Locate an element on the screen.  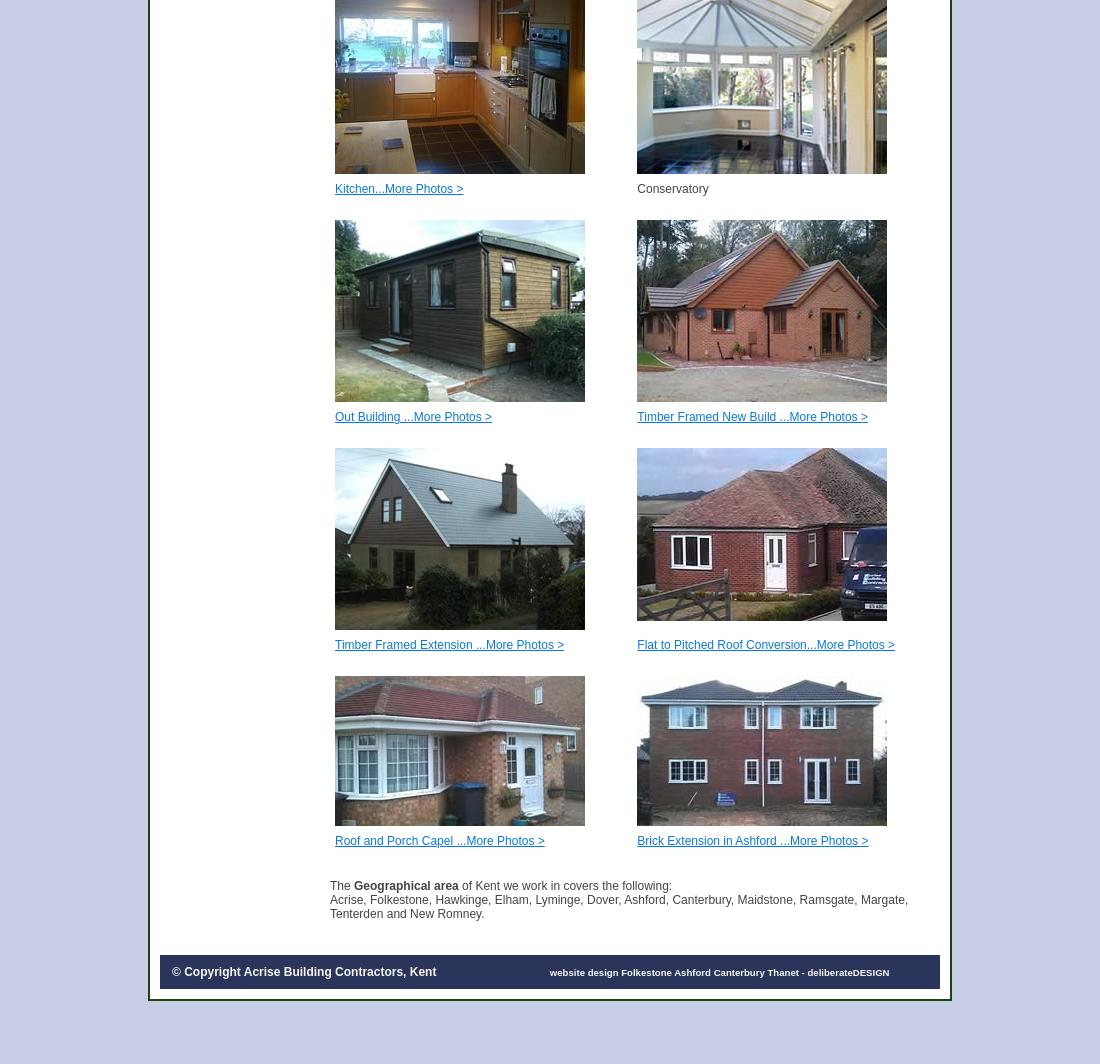
'Timber Framed New Build  ...More Photos >' is located at coordinates (750, 416).